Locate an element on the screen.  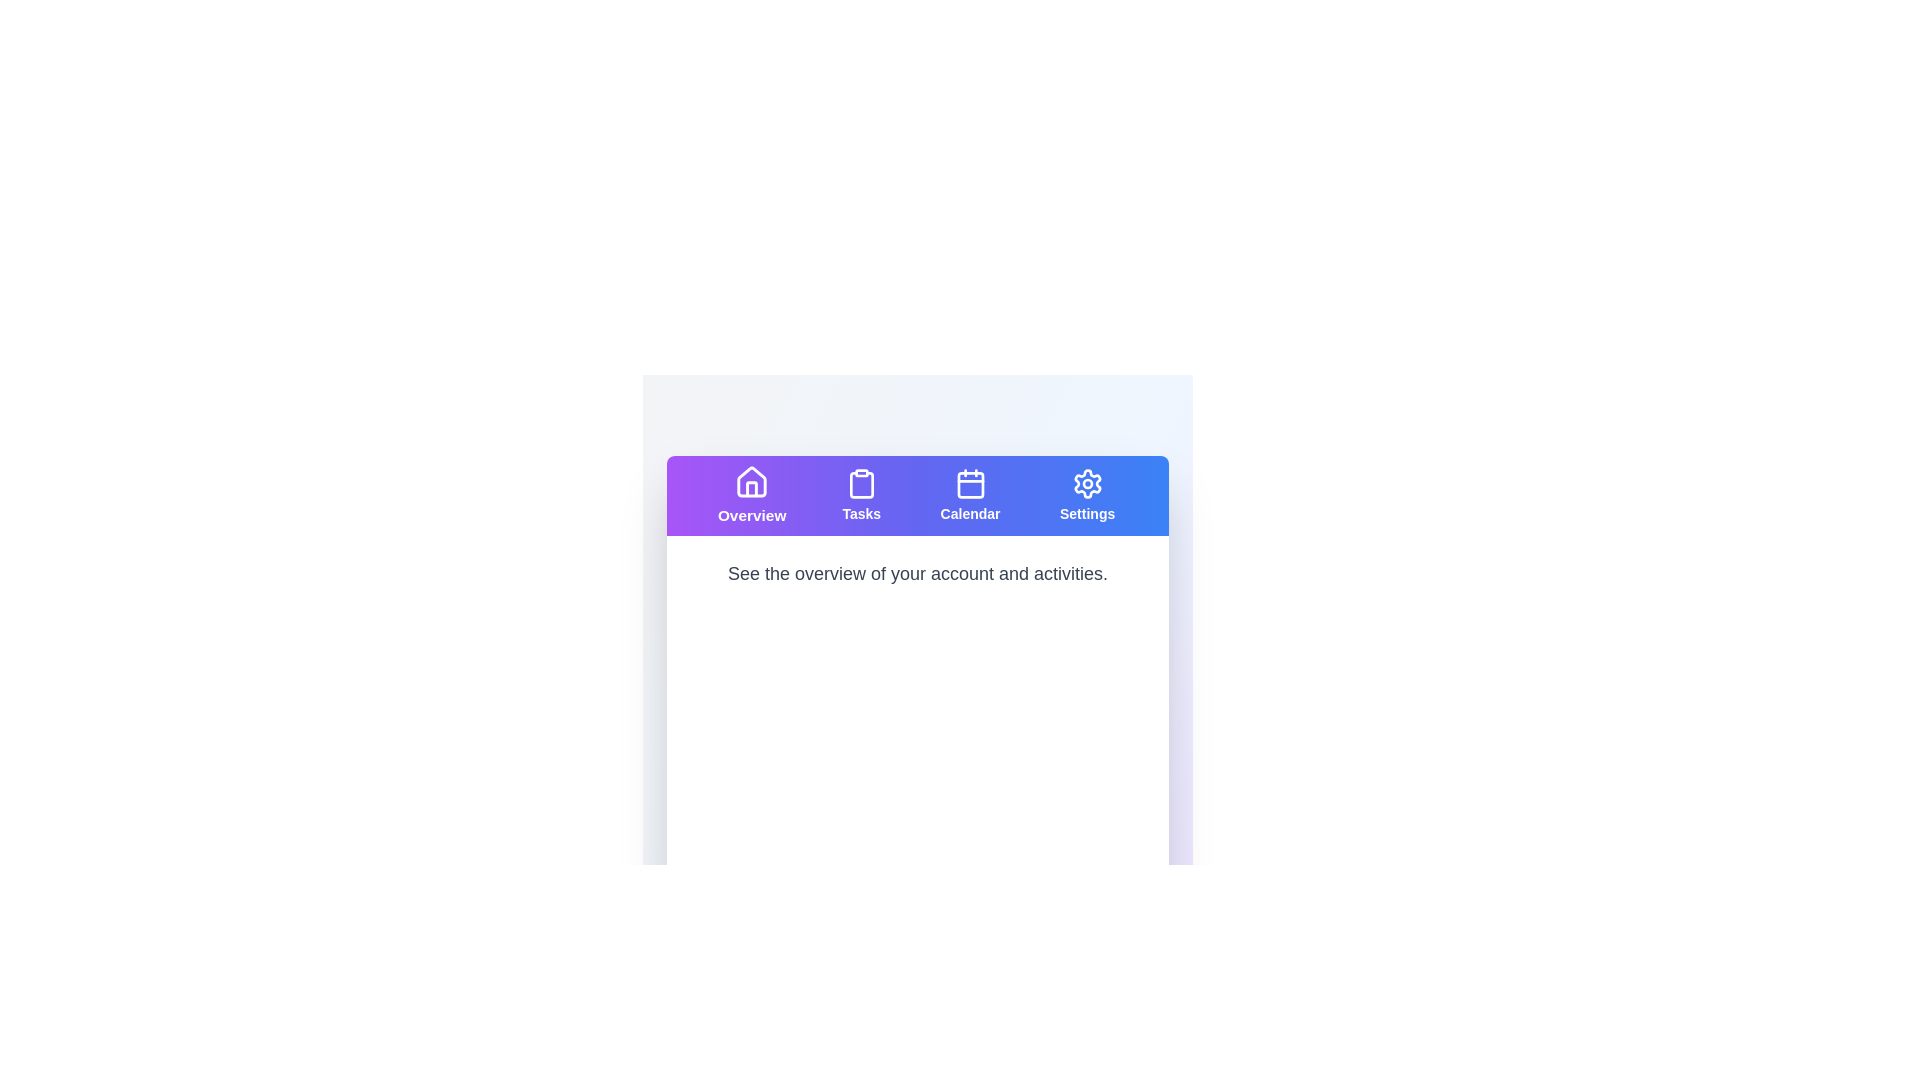
the clipboard icon within the 'Tasks' section is located at coordinates (861, 484).